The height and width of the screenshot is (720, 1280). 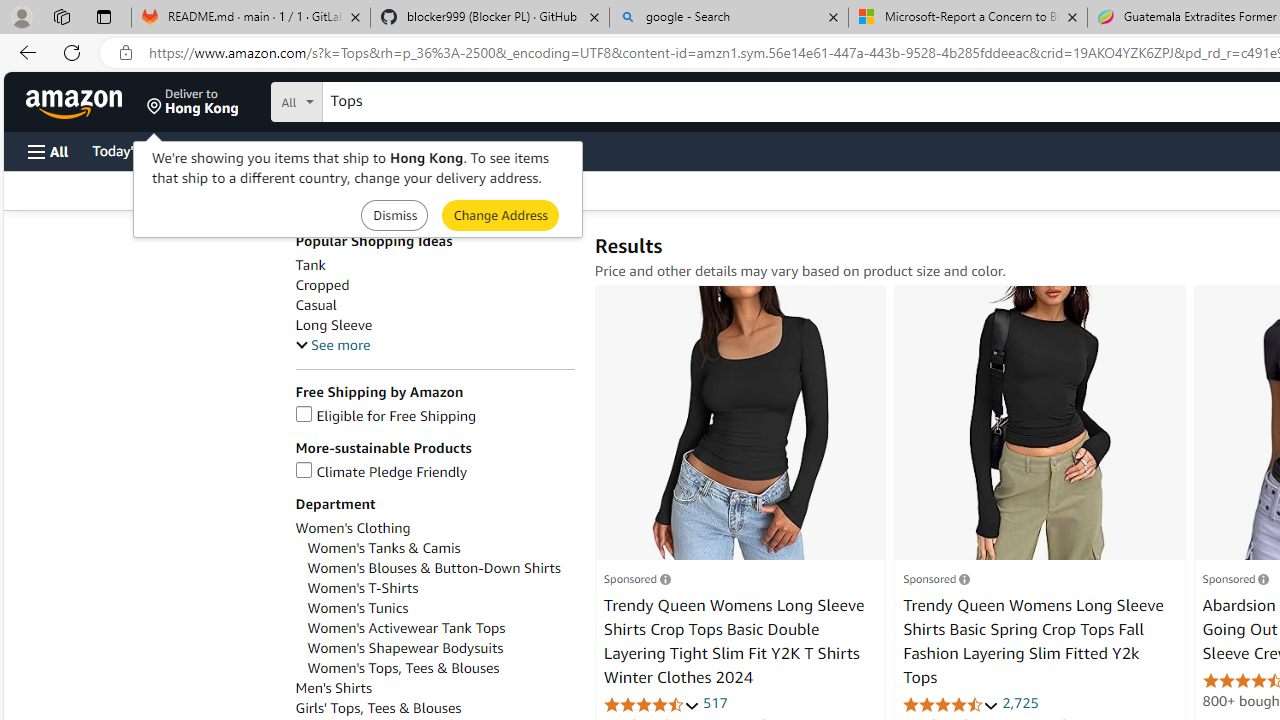 What do you see at coordinates (439, 587) in the screenshot?
I see `'Women'` at bounding box center [439, 587].